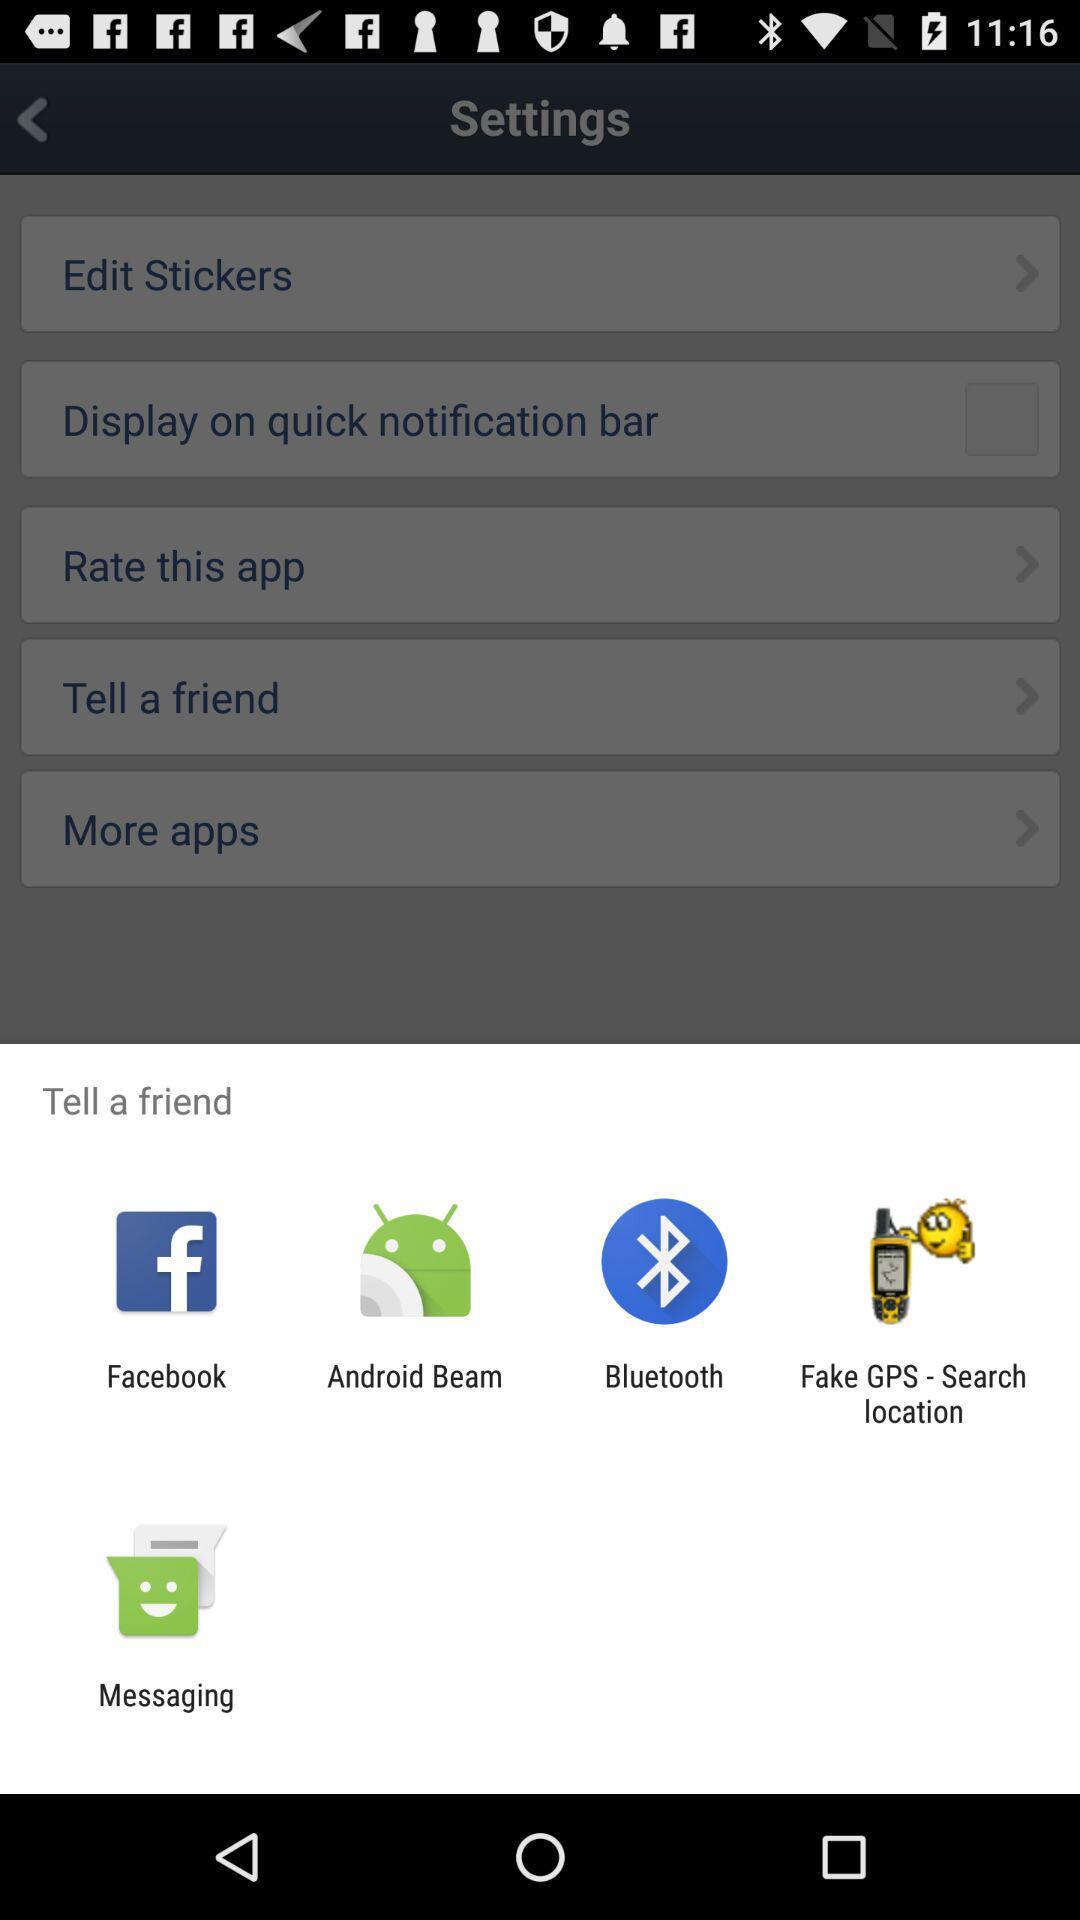  I want to click on app next to android beam item, so click(165, 1392).